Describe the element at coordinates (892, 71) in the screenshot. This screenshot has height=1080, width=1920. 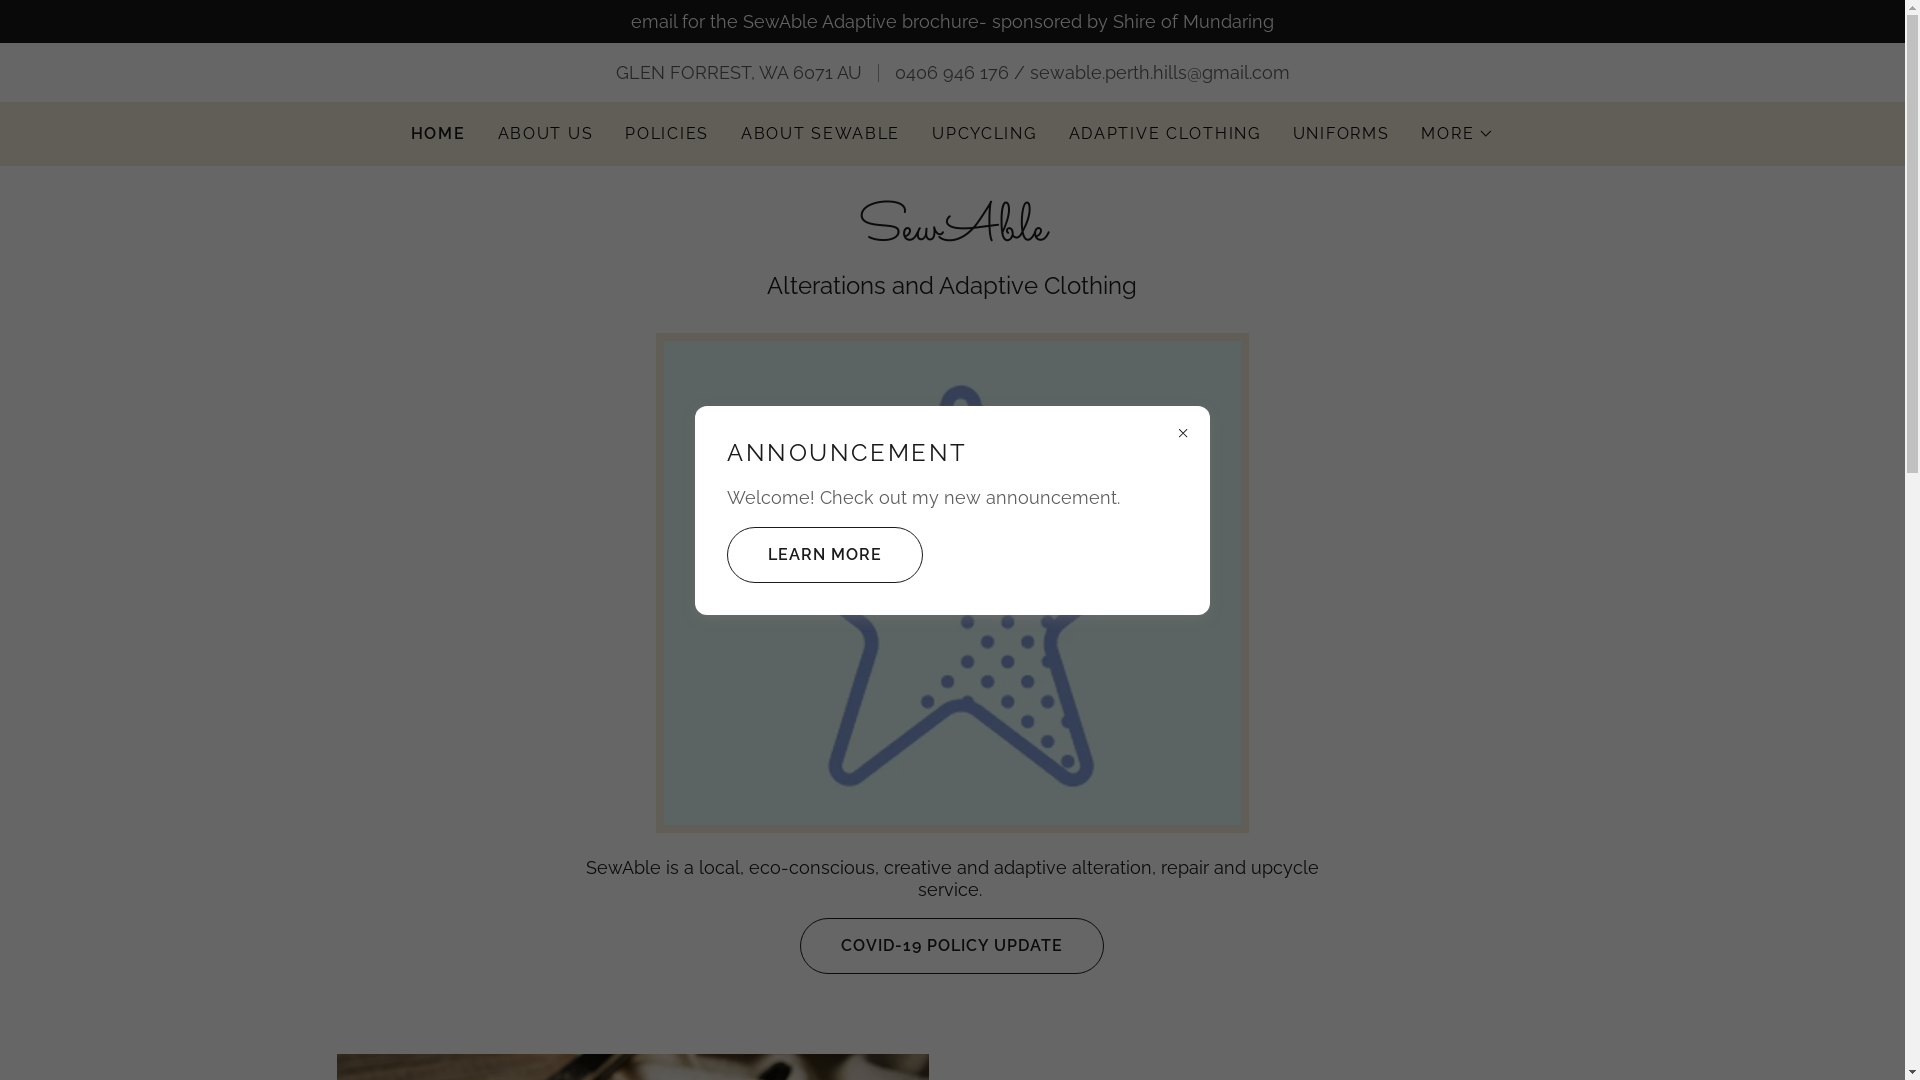
I see `'0406 946 176'` at that location.